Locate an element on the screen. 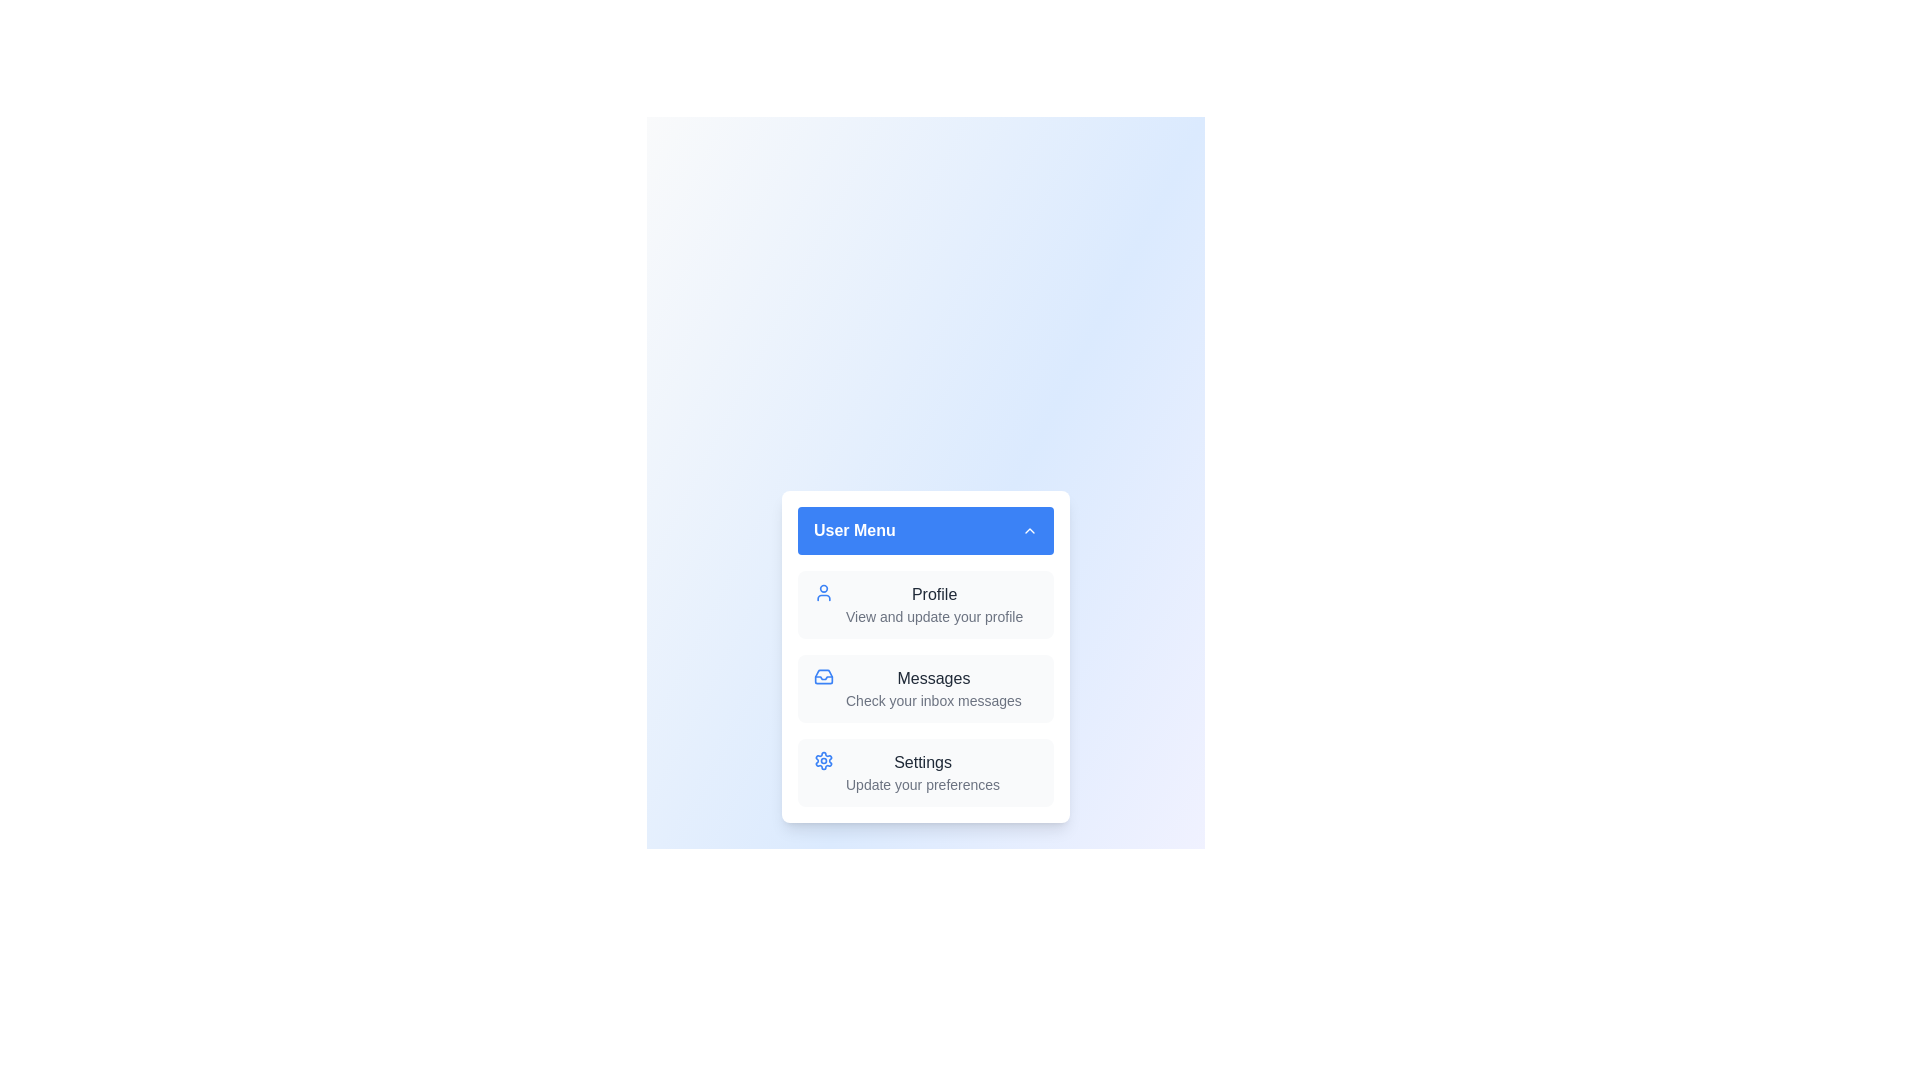 This screenshot has height=1080, width=1920. the menu item Messages from the User Menu is located at coordinates (925, 688).